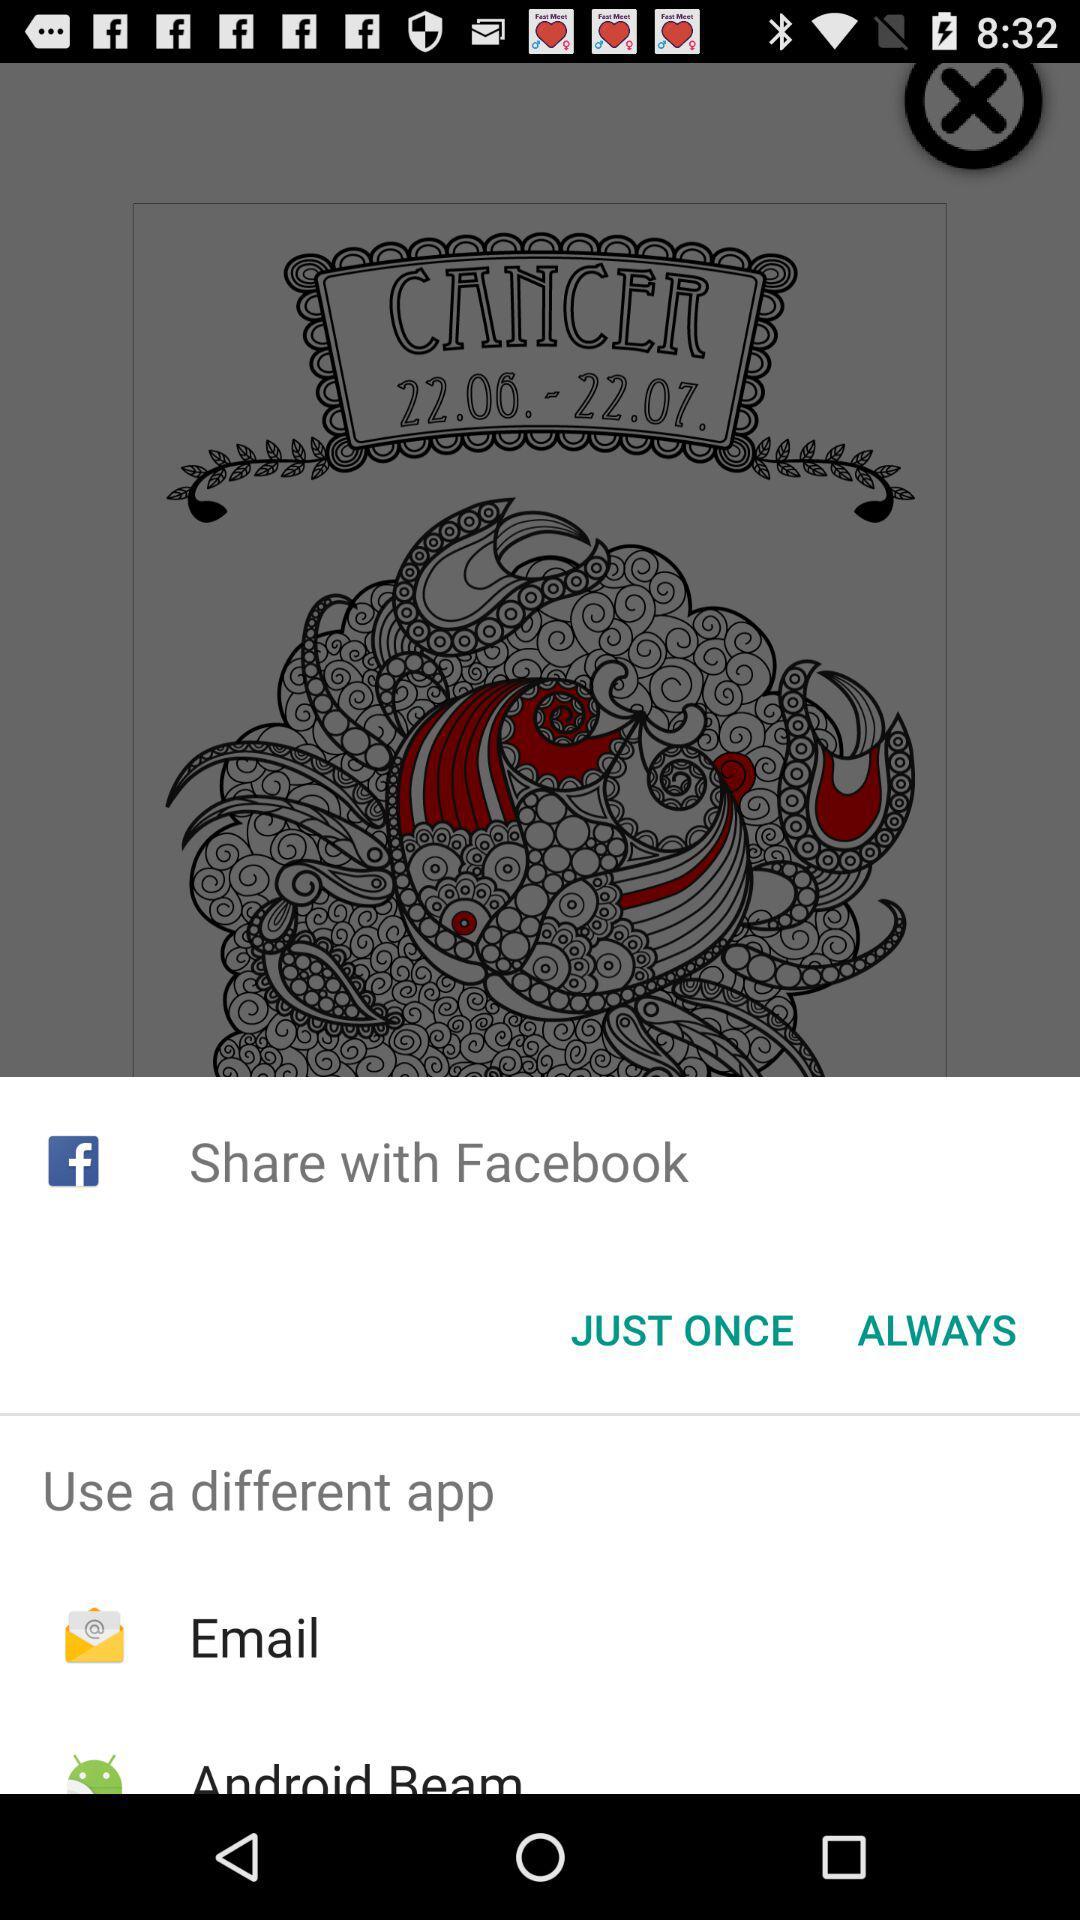 The image size is (1080, 1920). Describe the element at coordinates (540, 1489) in the screenshot. I see `the item above the email icon` at that location.